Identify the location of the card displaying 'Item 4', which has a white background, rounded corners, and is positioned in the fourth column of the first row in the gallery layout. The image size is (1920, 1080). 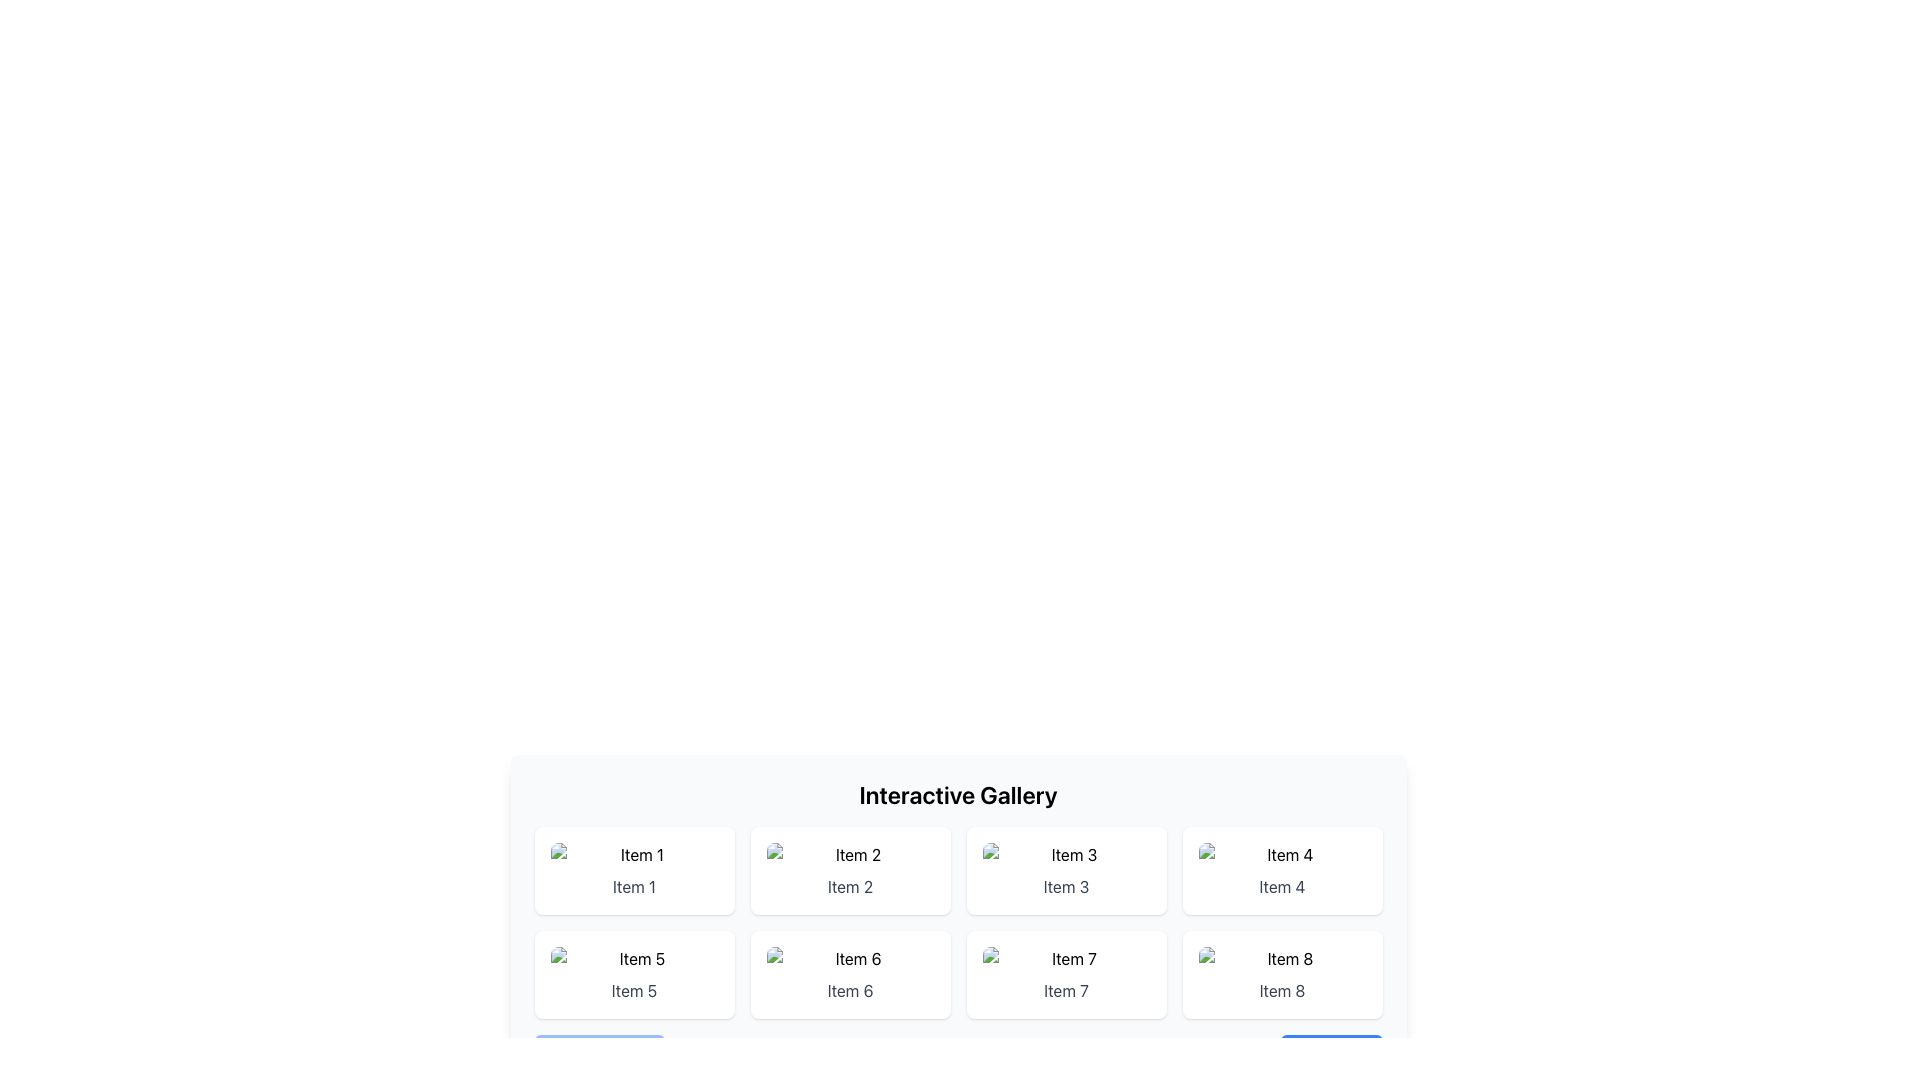
(1282, 870).